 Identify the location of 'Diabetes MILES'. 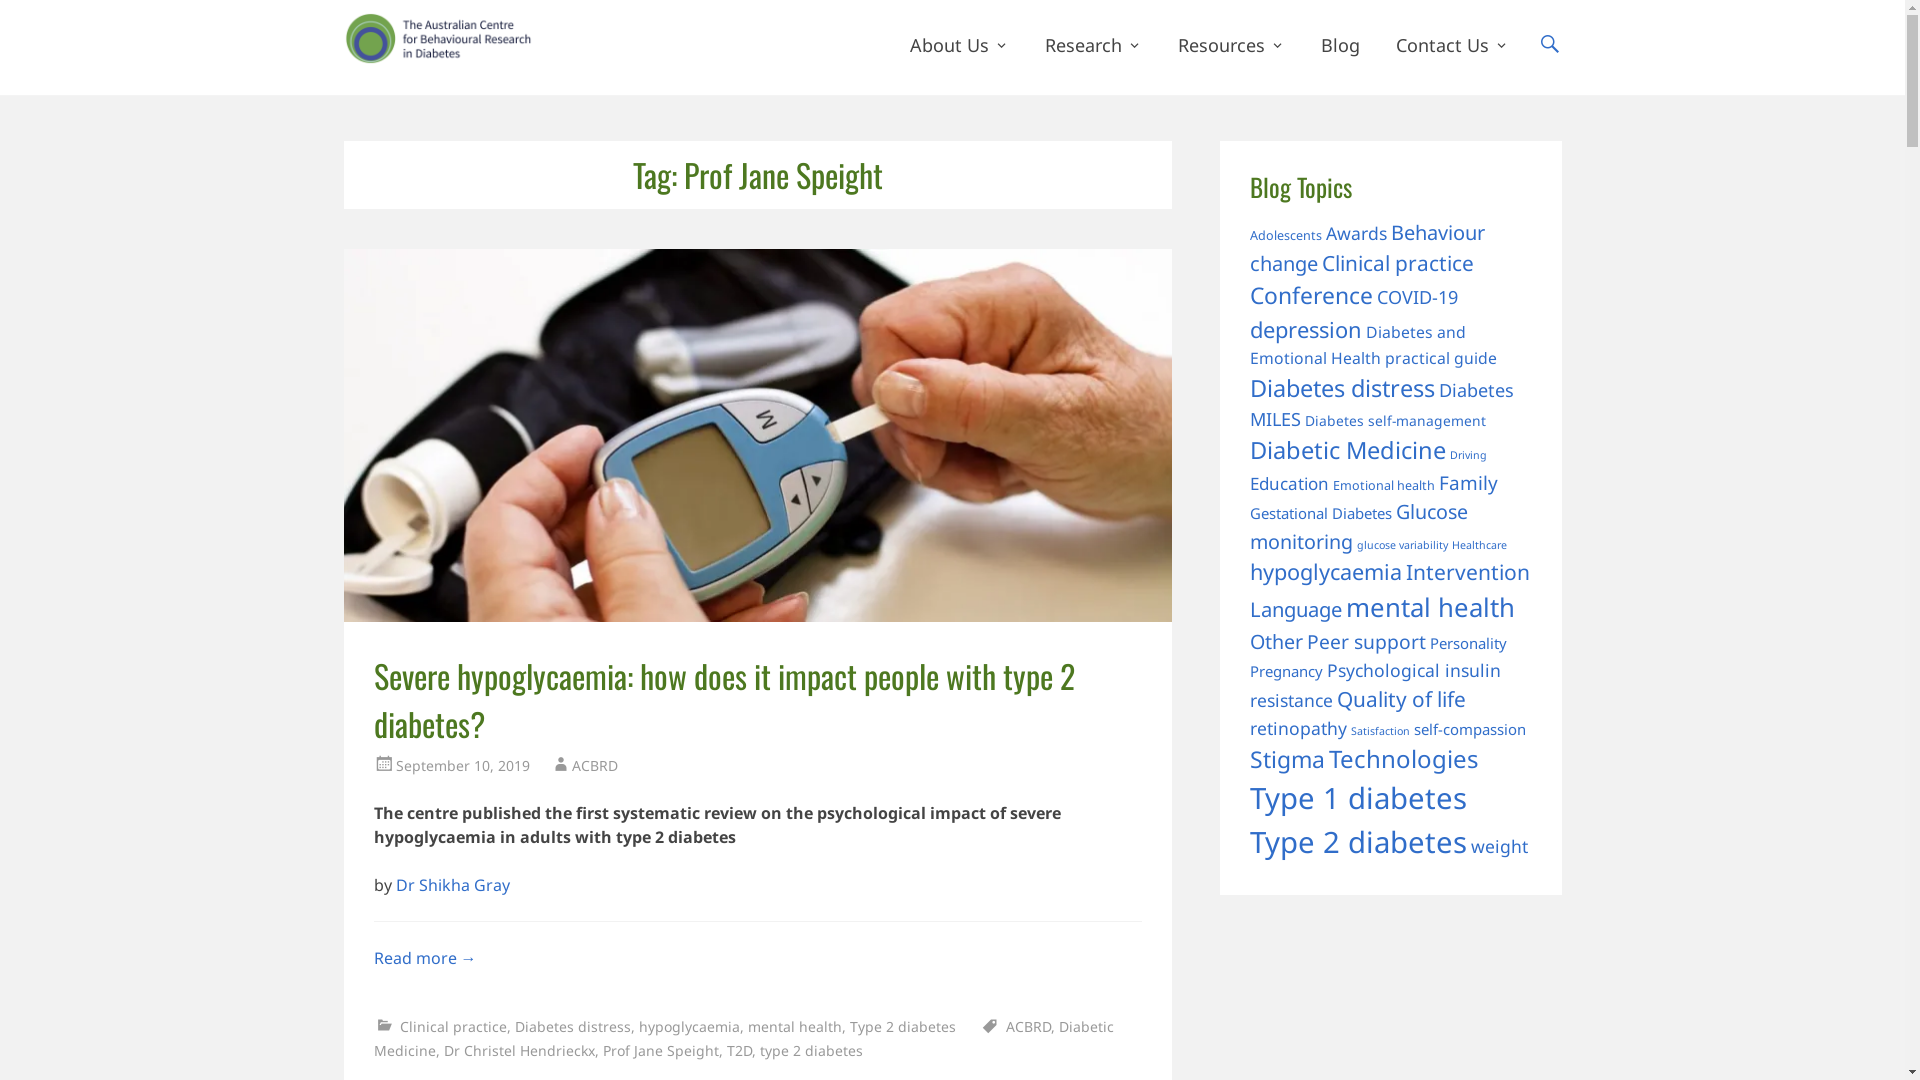
(1248, 404).